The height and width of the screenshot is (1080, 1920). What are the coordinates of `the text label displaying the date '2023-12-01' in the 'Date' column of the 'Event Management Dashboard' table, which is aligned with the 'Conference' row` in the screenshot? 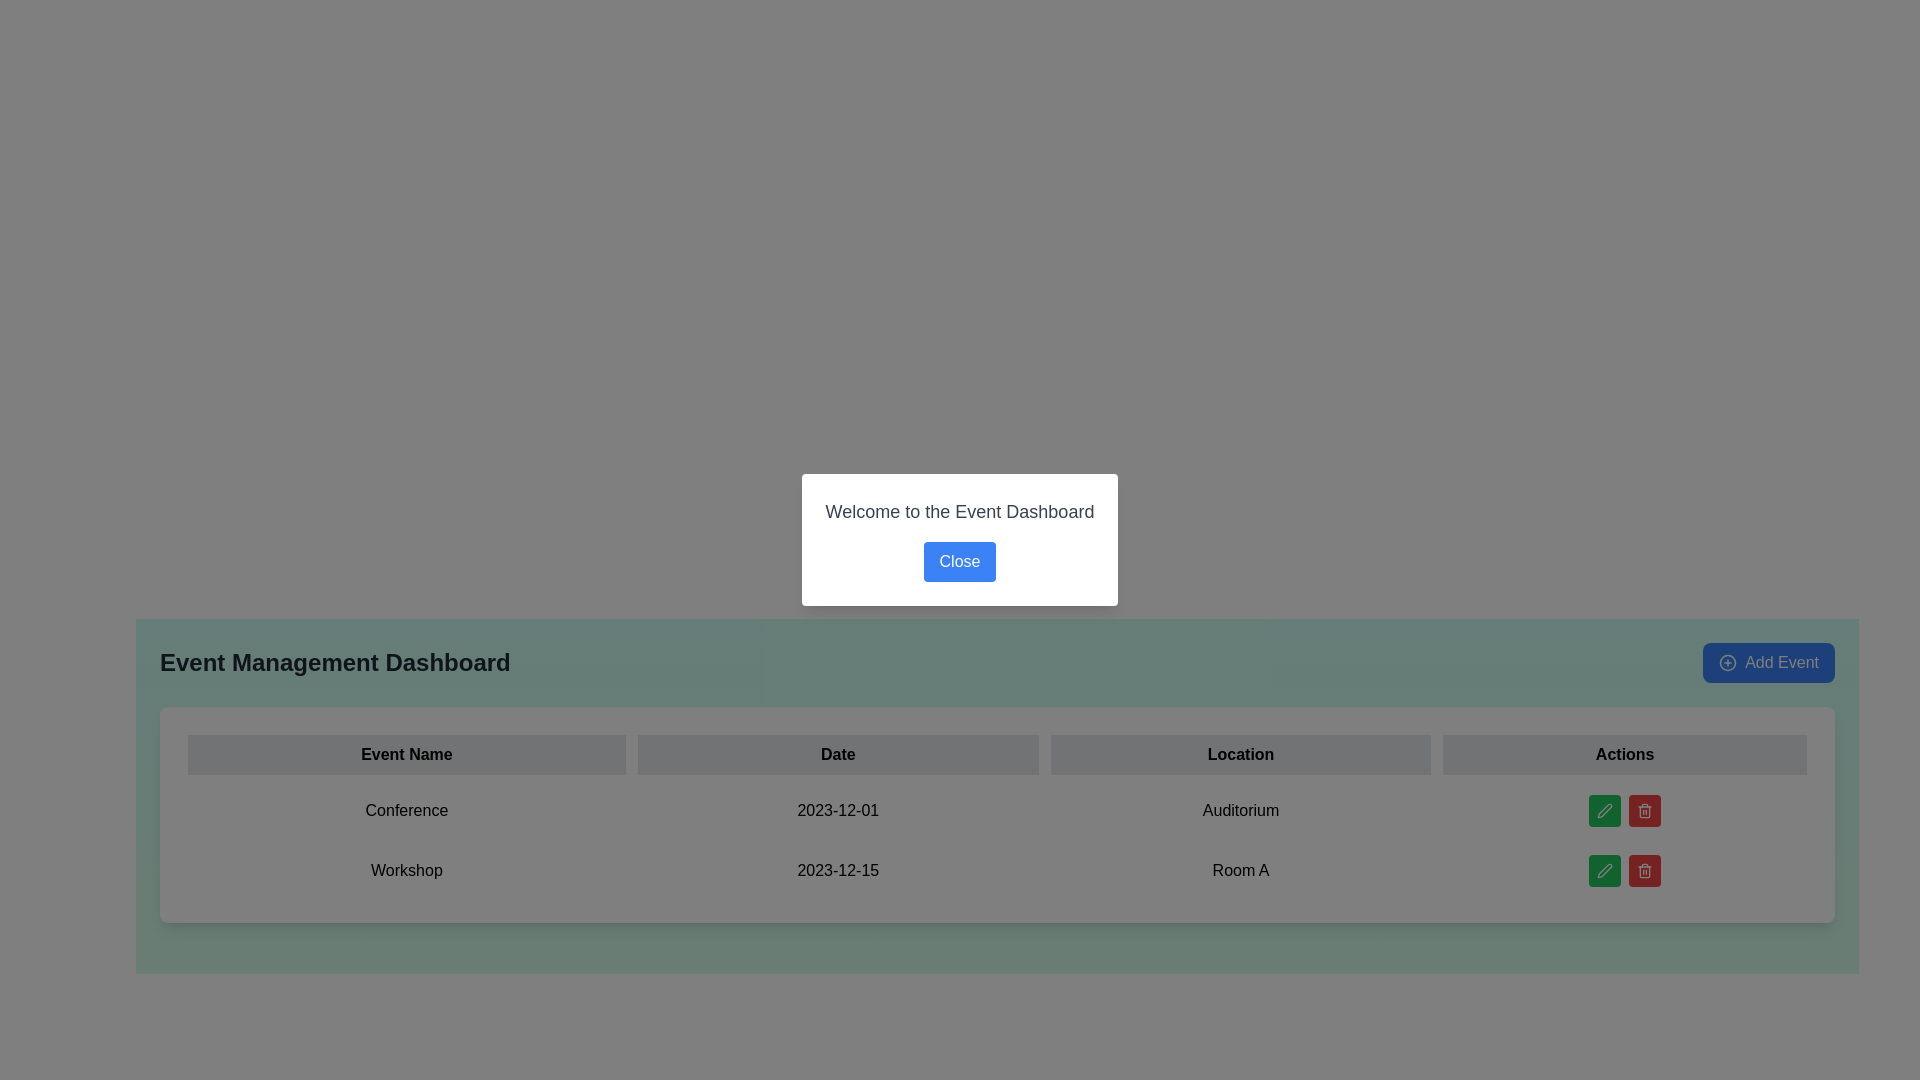 It's located at (838, 810).